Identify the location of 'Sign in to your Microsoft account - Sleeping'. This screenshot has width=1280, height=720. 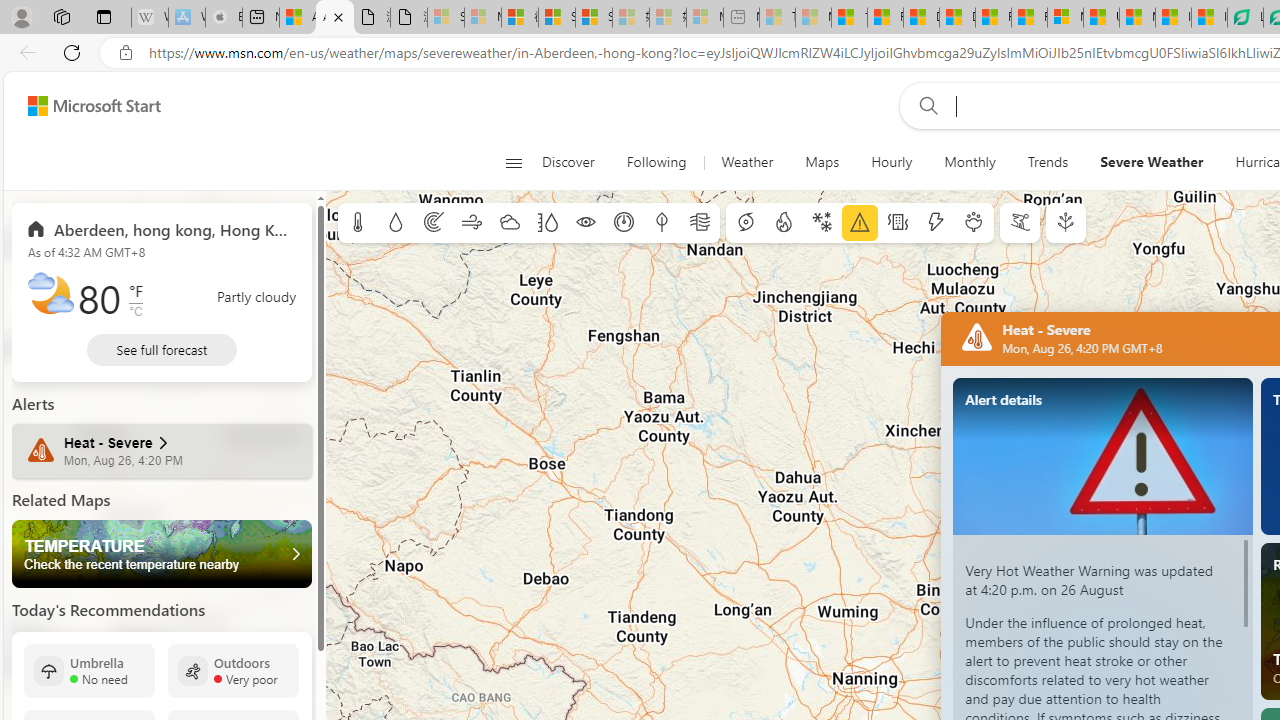
(445, 17).